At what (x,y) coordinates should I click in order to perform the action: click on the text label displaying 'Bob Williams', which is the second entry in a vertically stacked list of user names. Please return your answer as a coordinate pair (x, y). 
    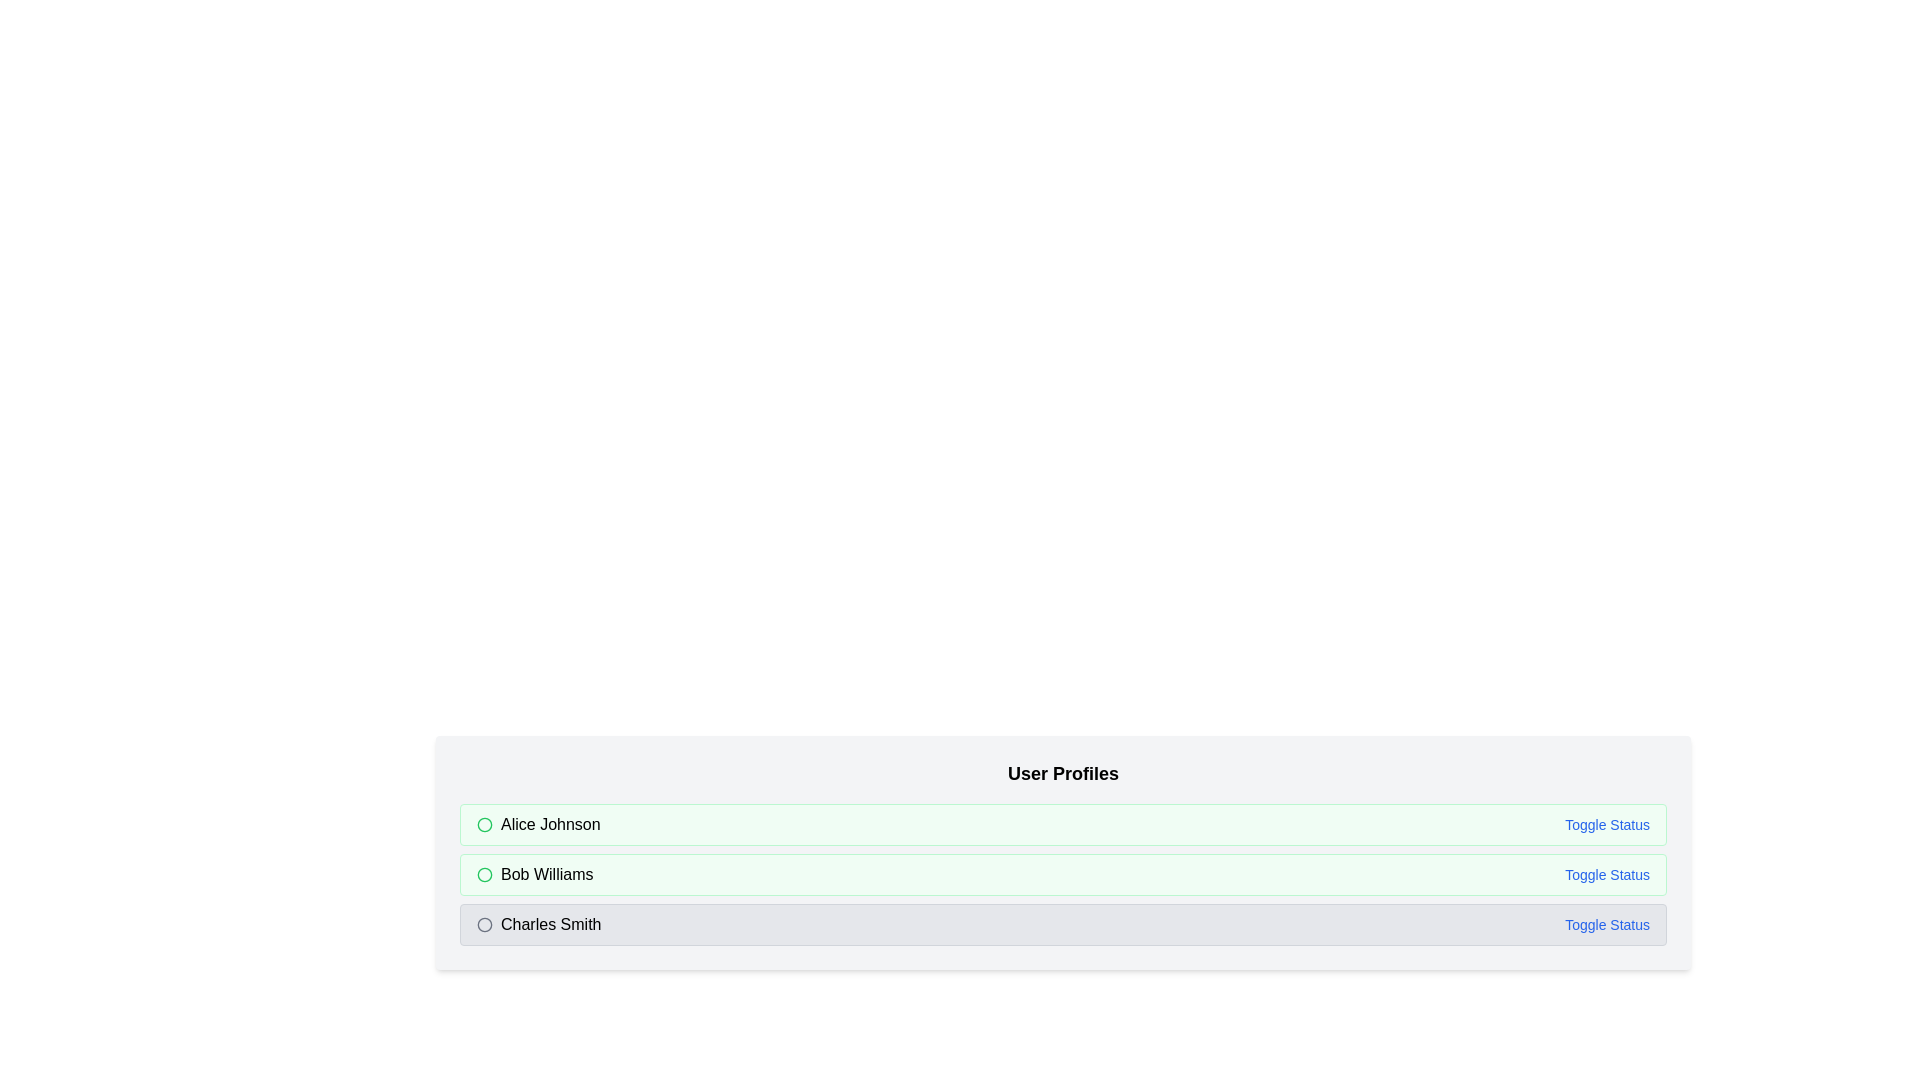
    Looking at the image, I should click on (535, 874).